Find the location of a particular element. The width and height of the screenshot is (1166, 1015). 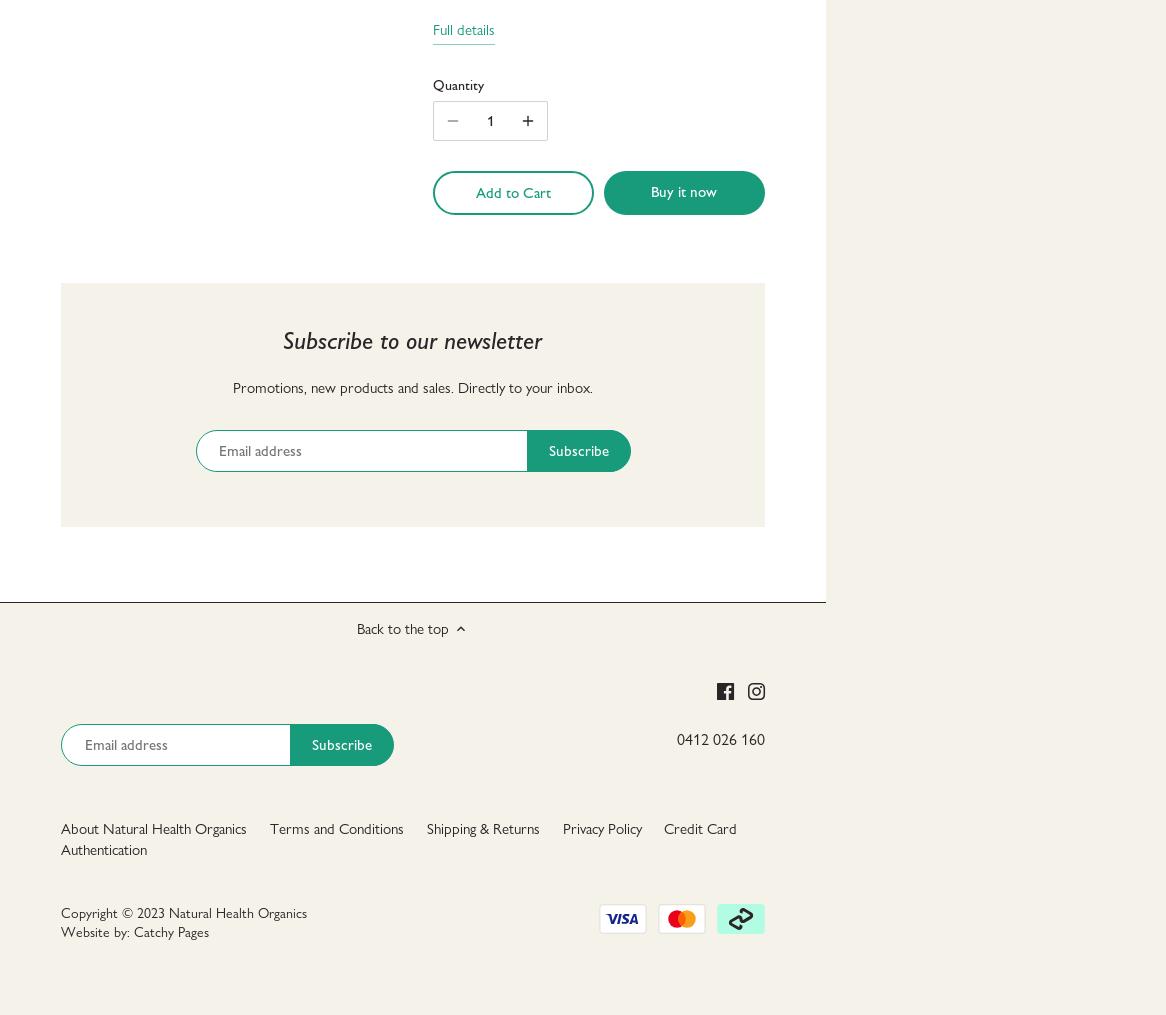

'Copyright
          © 2023' is located at coordinates (113, 911).